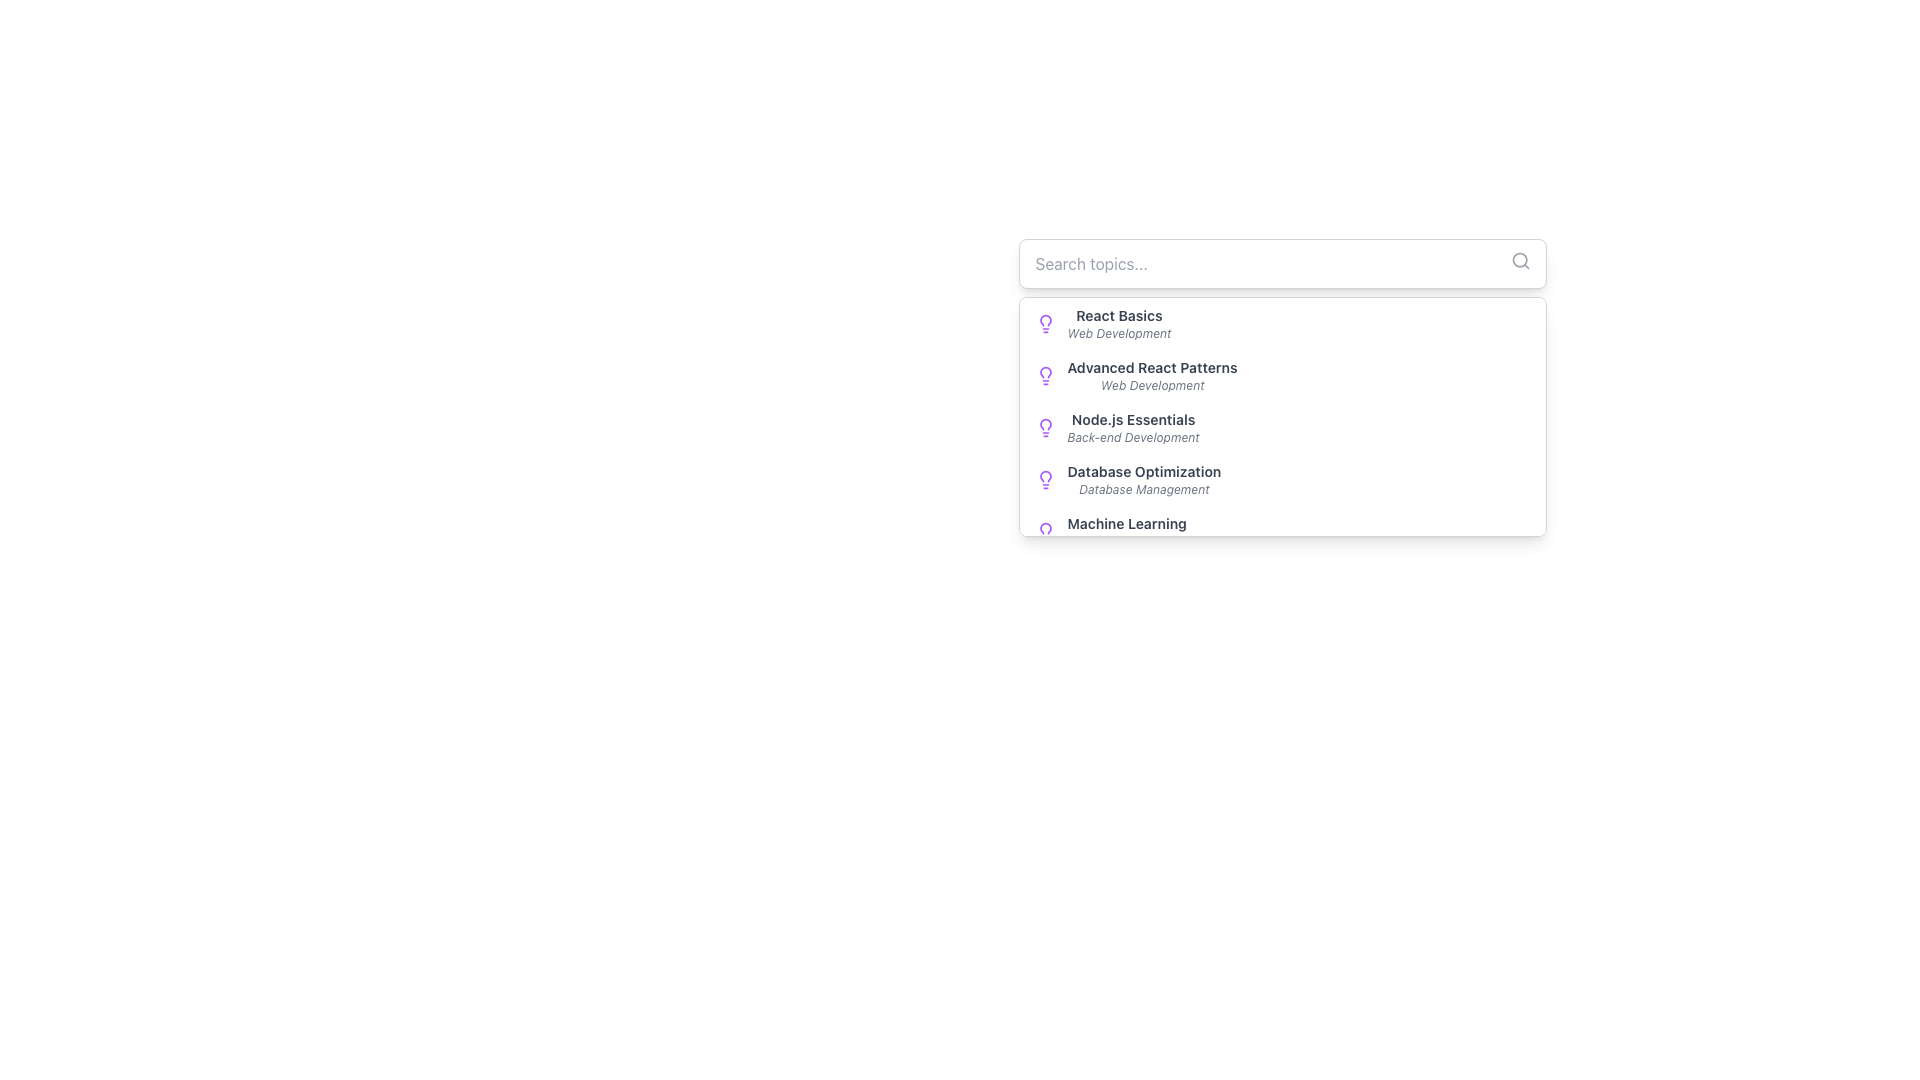  What do you see at coordinates (1044, 375) in the screenshot?
I see `the purple rounded lightbulb icon located to the left of the text 'Advanced React Patterns' in the dropdown menu` at bounding box center [1044, 375].